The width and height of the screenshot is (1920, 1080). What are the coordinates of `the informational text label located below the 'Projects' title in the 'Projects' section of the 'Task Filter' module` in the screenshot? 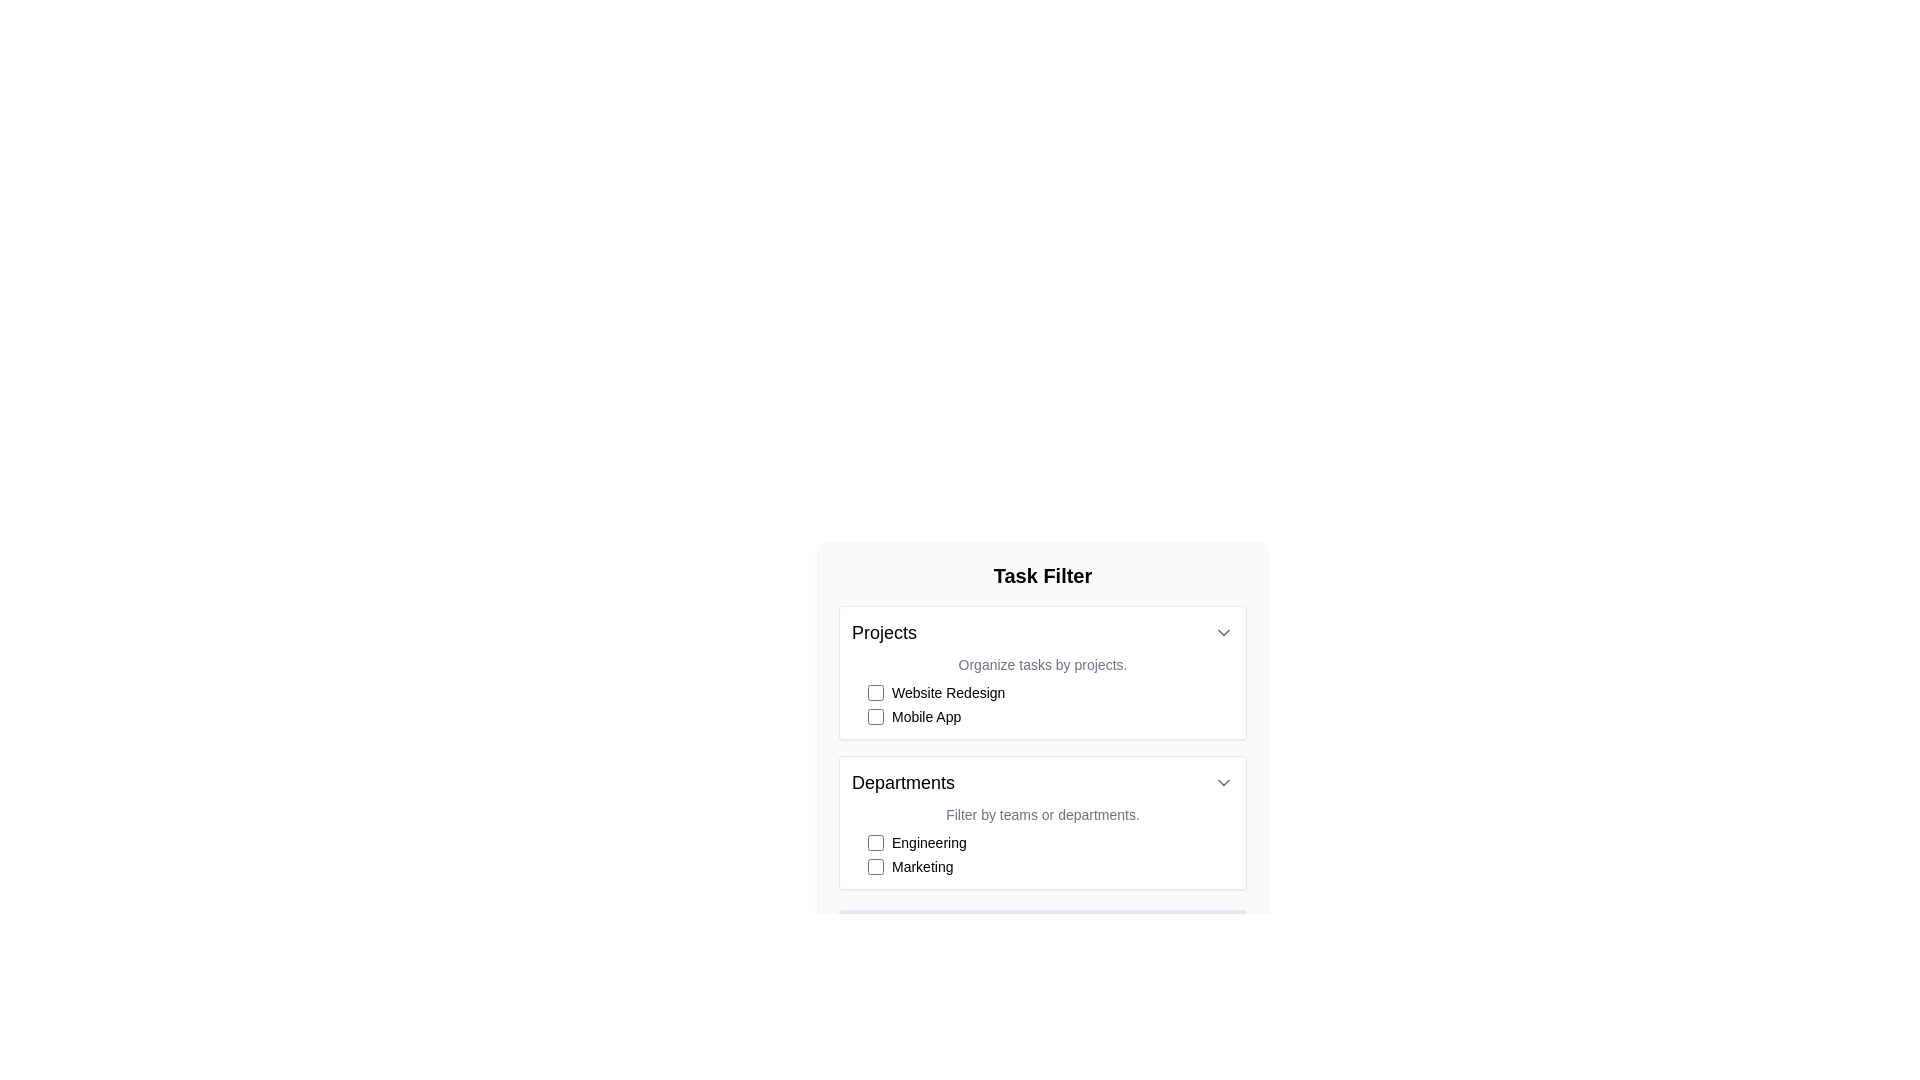 It's located at (1041, 664).